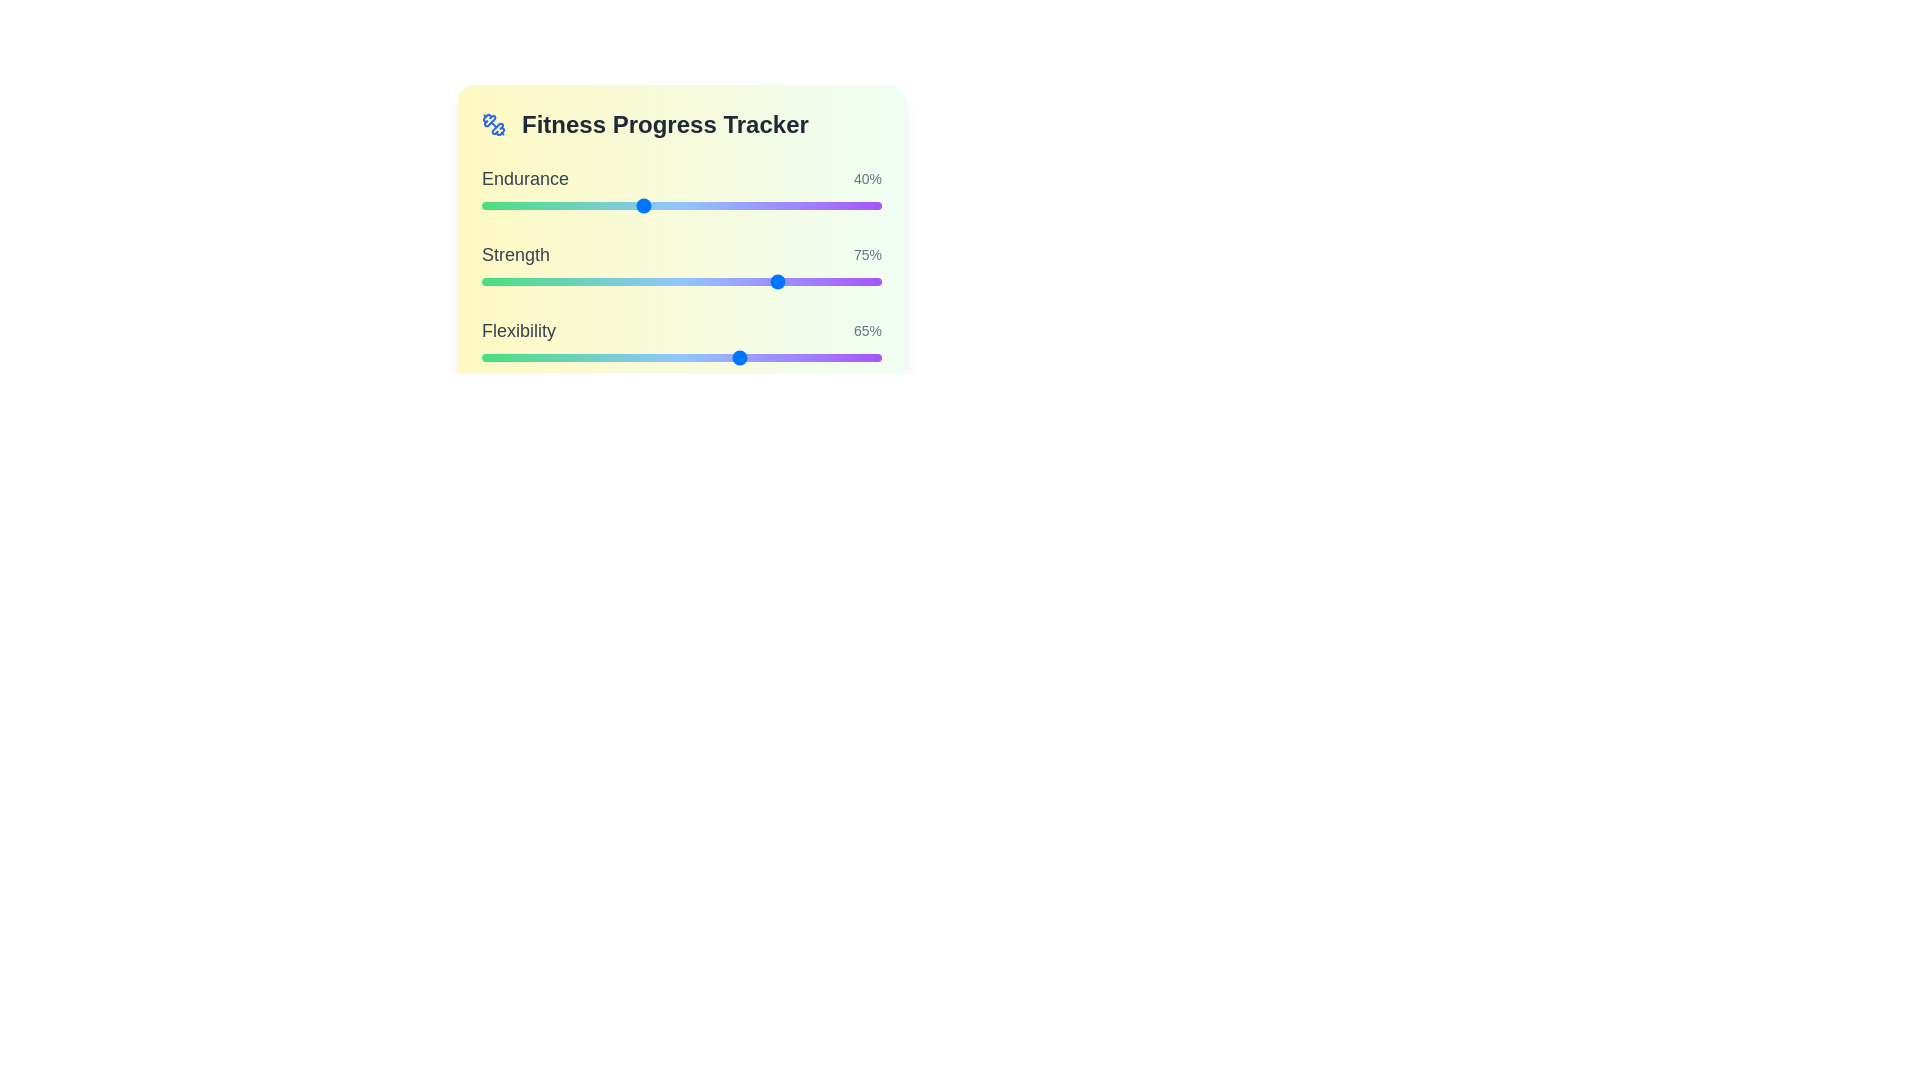 This screenshot has width=1920, height=1080. What do you see at coordinates (868, 253) in the screenshot?
I see `the progress percentage text label associated with the 'Strength' metric, located to the right of the 'Strength' label and aligned with the progress bar` at bounding box center [868, 253].